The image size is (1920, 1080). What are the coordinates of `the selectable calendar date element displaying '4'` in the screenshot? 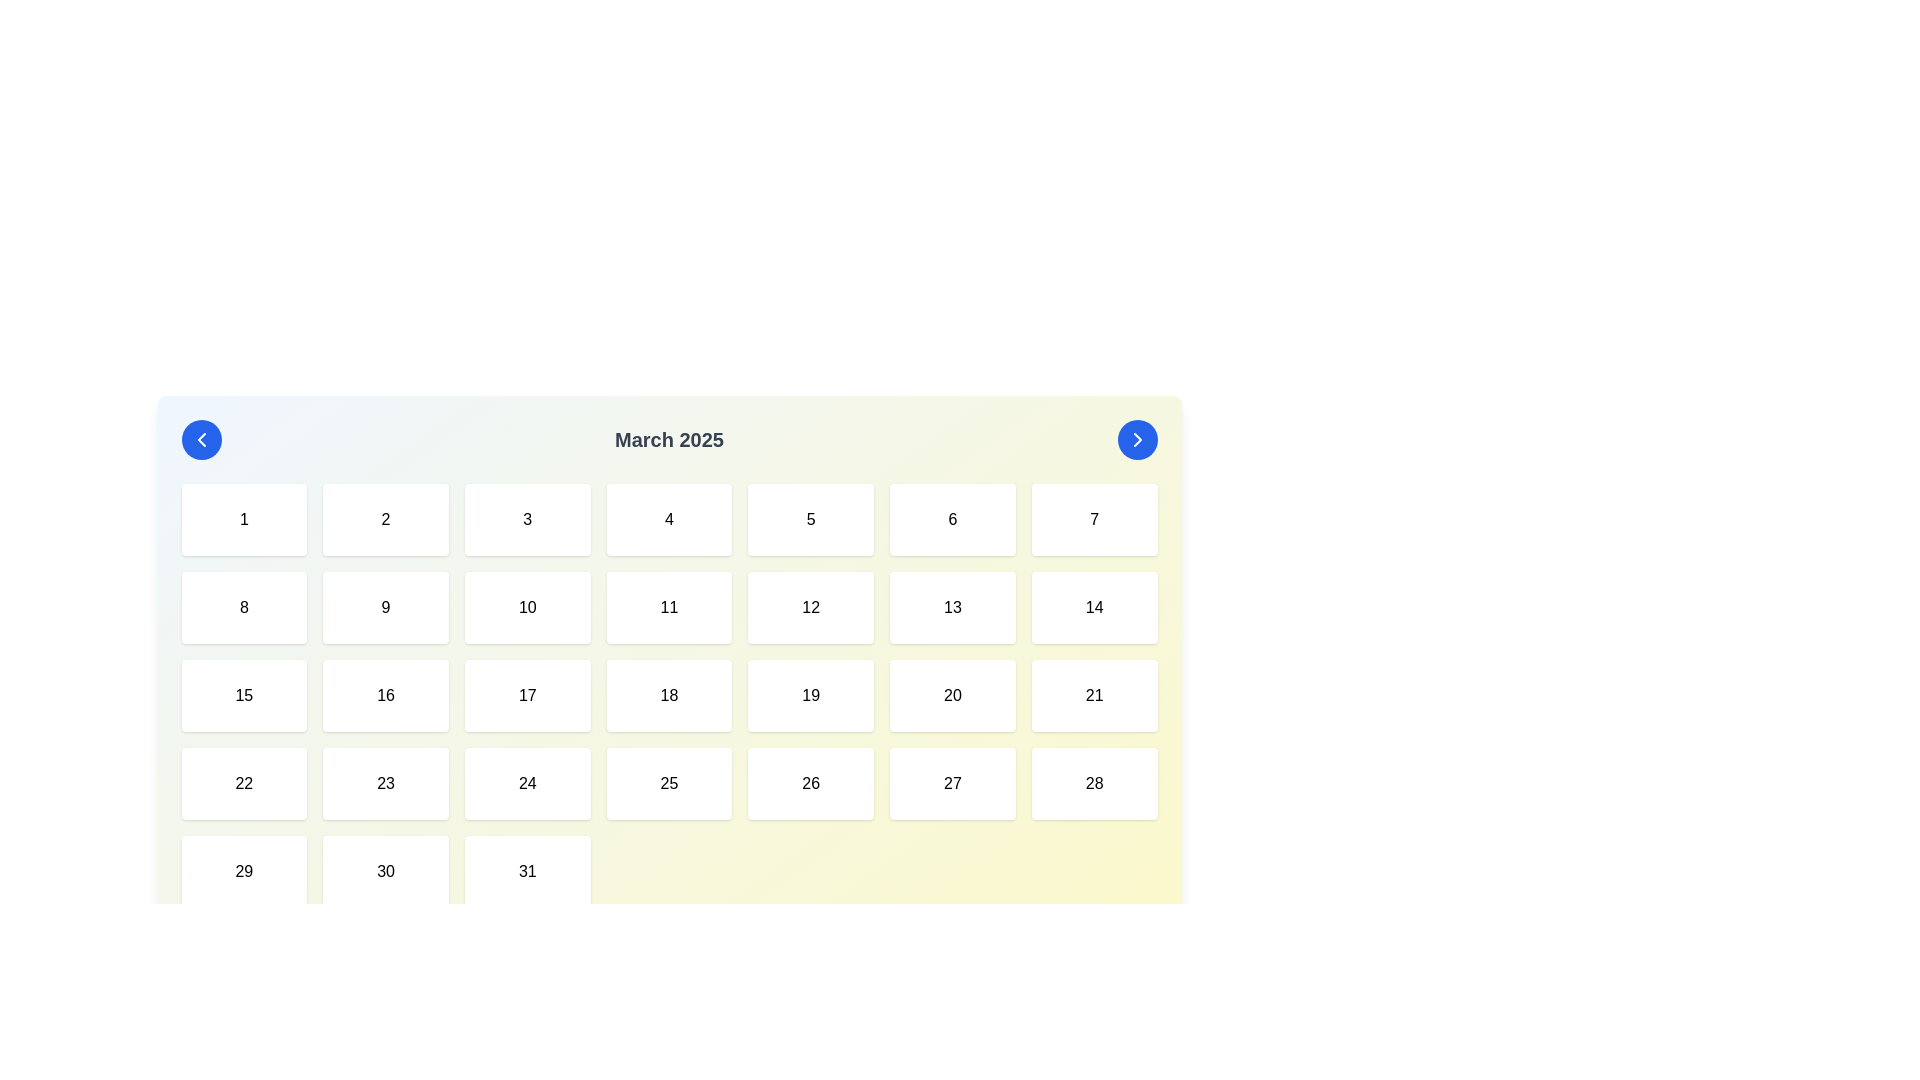 It's located at (669, 519).